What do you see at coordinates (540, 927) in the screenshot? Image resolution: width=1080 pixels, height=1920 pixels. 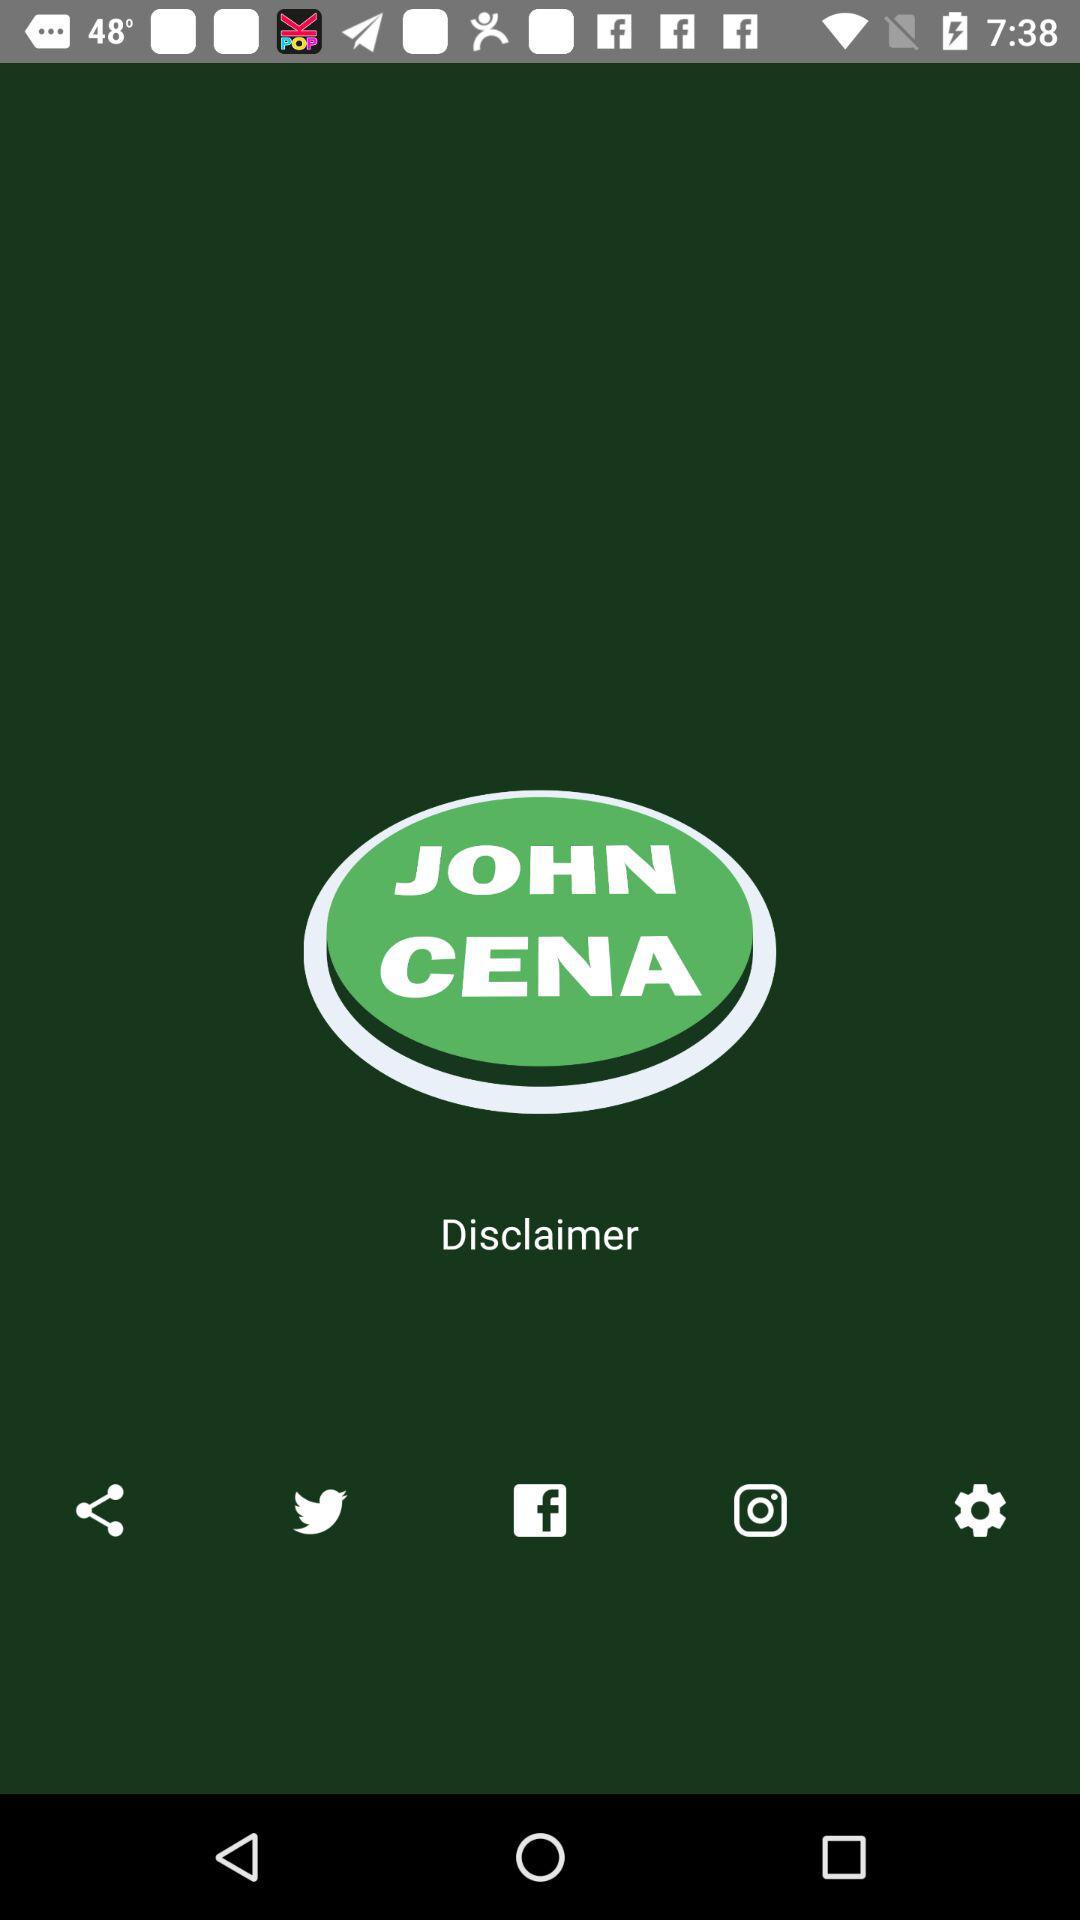 I see `the icon above disclaimer icon` at bounding box center [540, 927].